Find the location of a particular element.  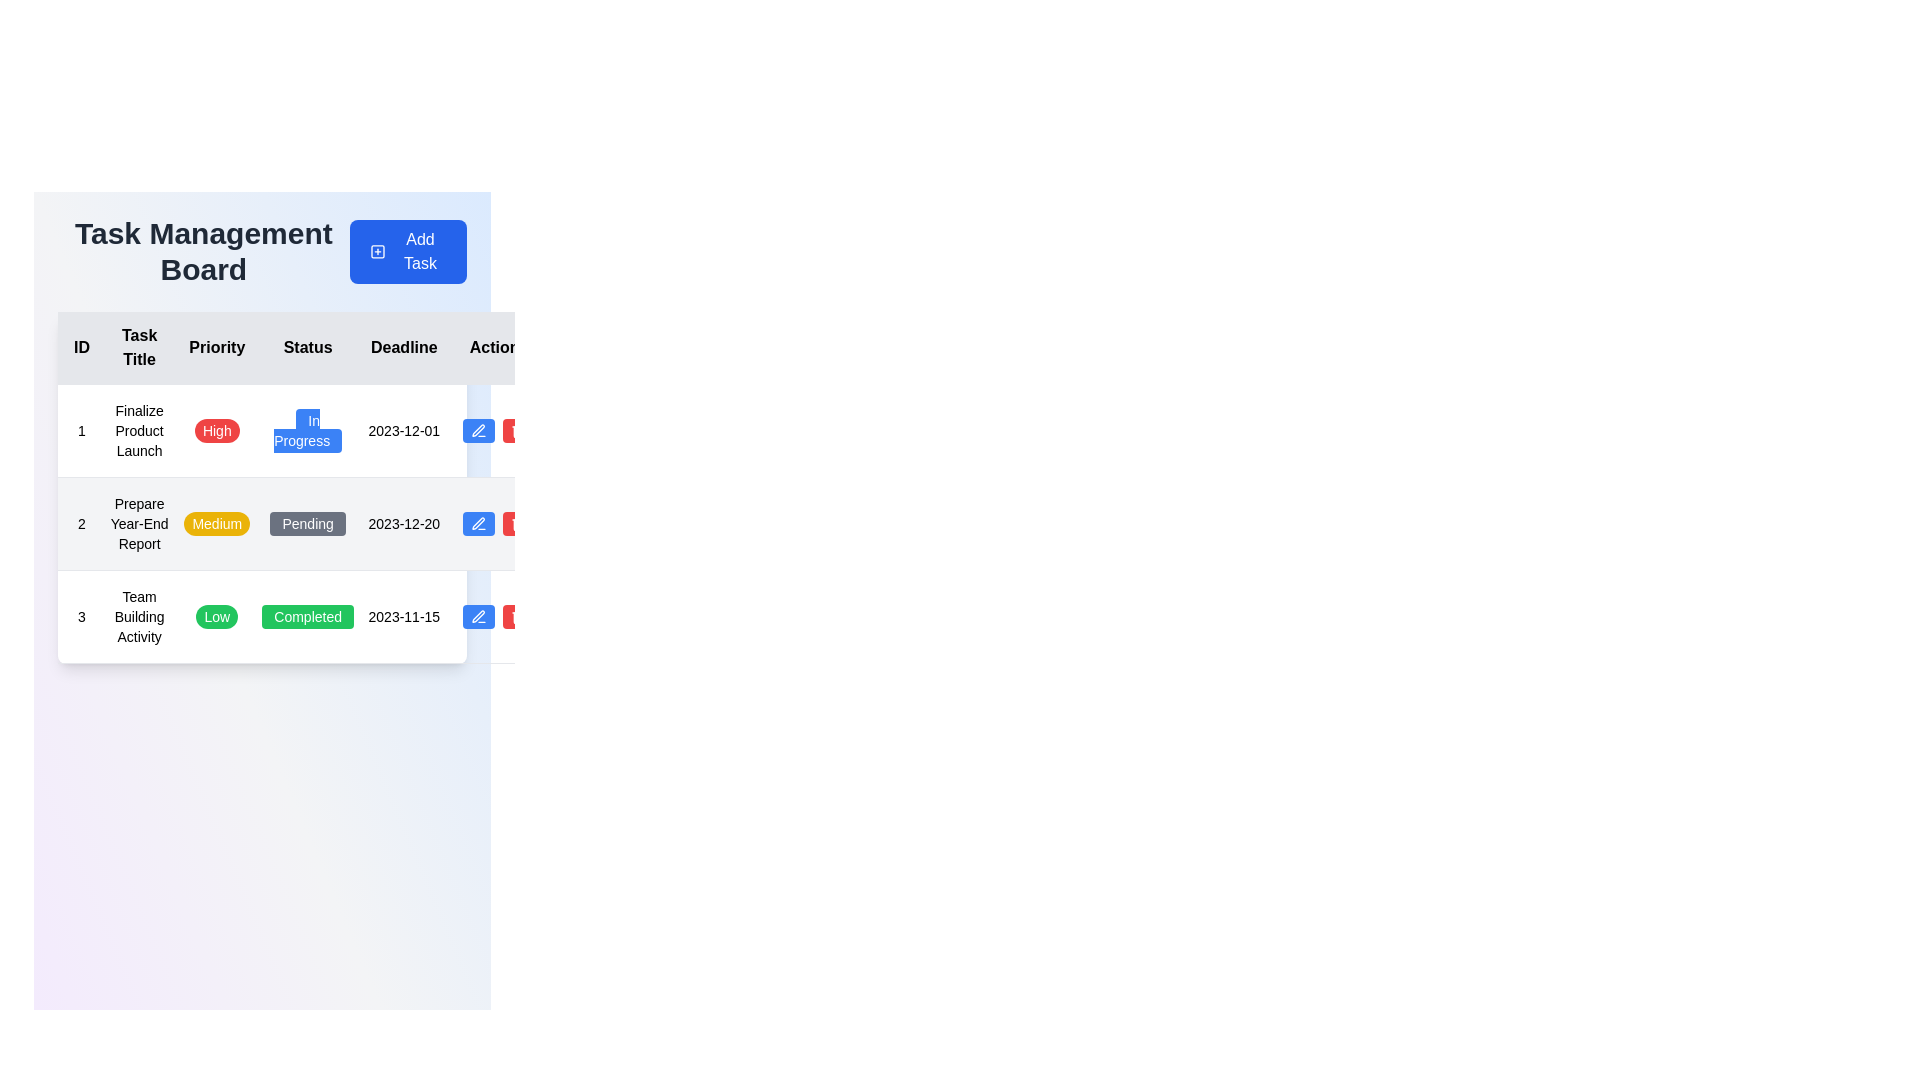

the blue button with white rounded corners and a pen icon located in the second row under the 'Action' column to initiate the edit action is located at coordinates (478, 523).